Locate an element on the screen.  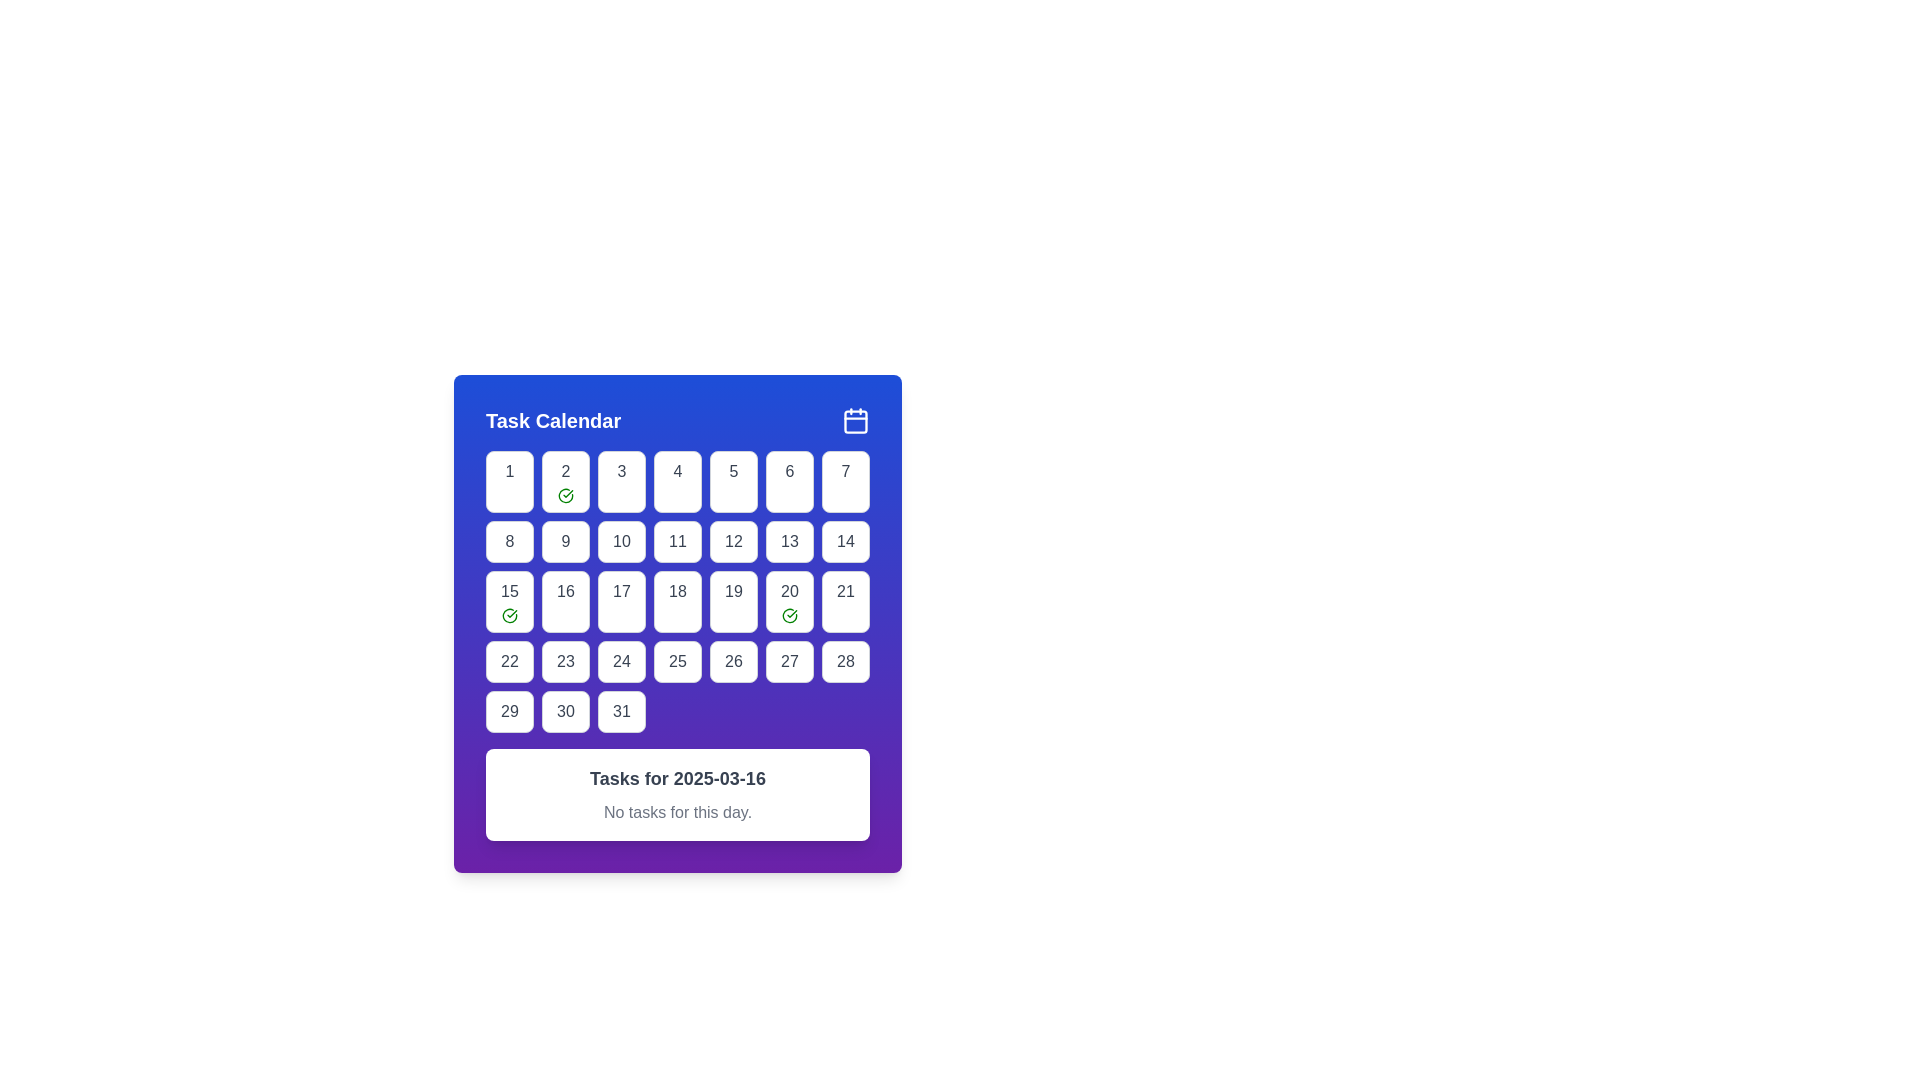
the button displaying the number '11' in a bold font, located in the second row and fourth column of the calendar interface is located at coordinates (677, 542).